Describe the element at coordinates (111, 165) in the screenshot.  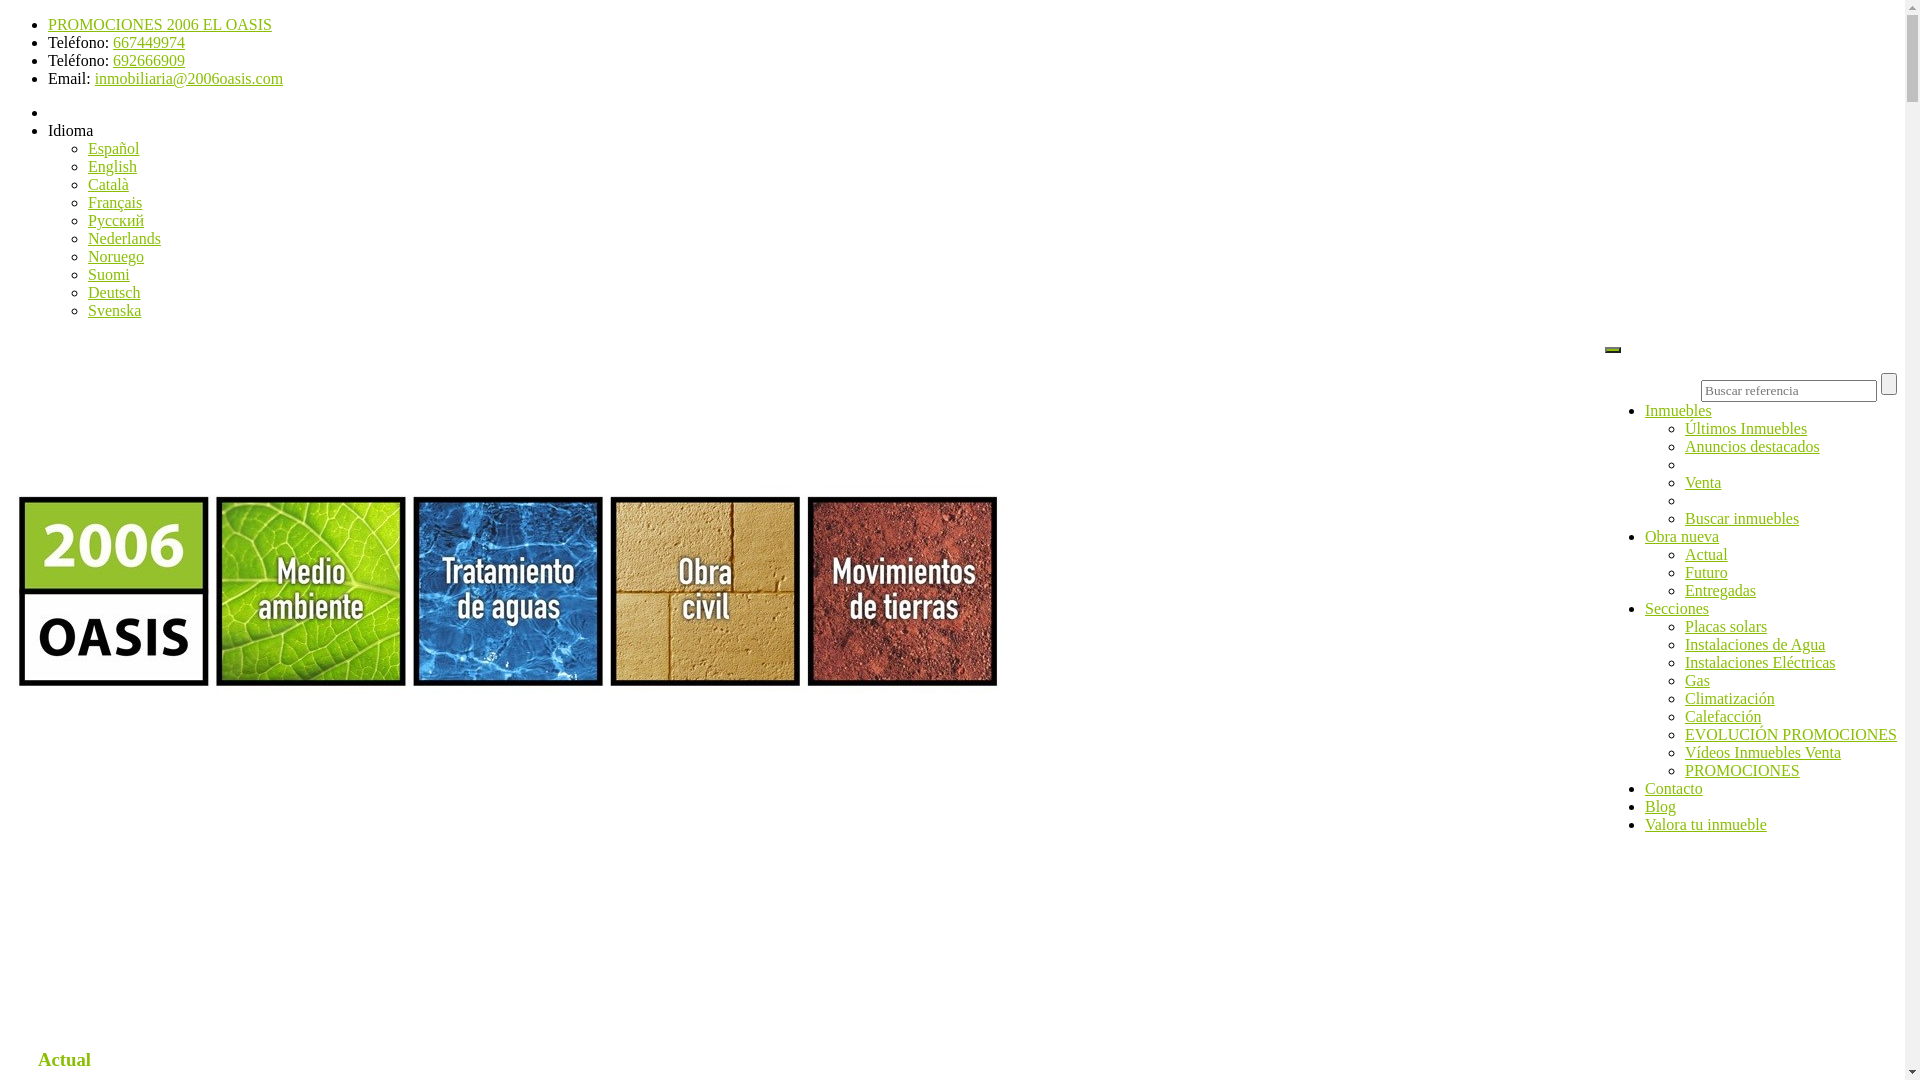
I see `'English'` at that location.